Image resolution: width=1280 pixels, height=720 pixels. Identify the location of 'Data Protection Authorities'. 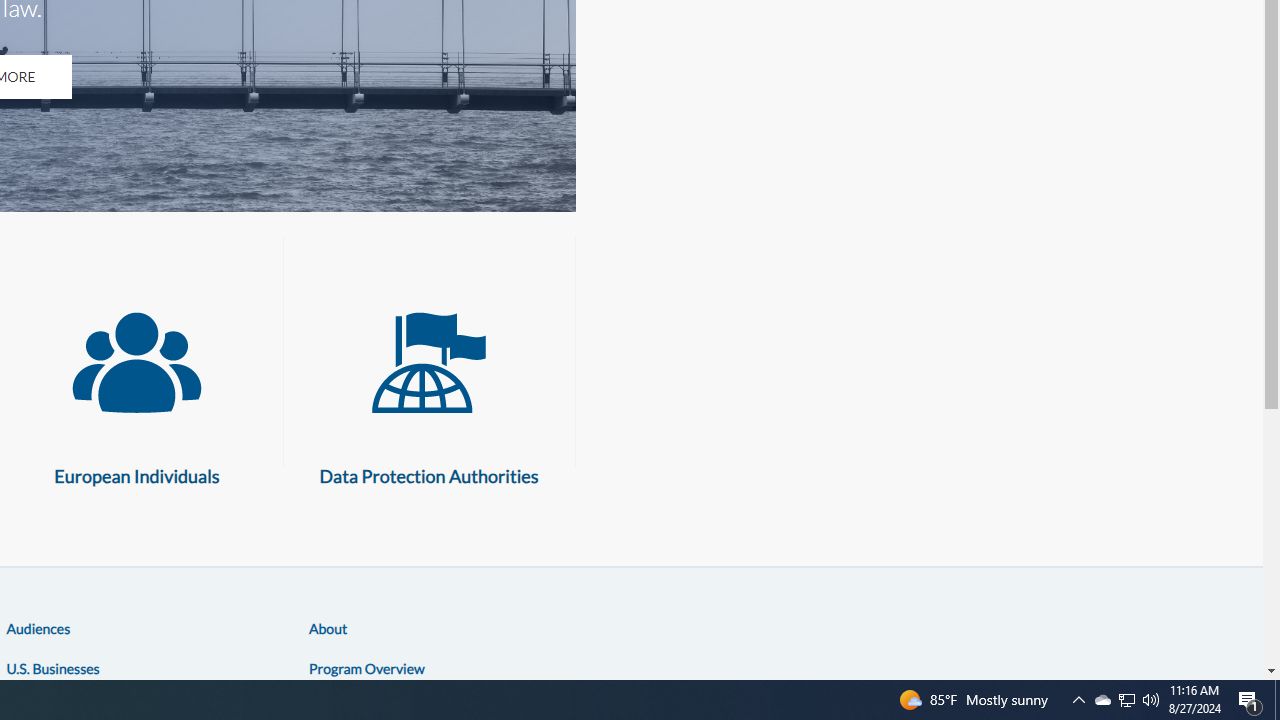
(428, 363).